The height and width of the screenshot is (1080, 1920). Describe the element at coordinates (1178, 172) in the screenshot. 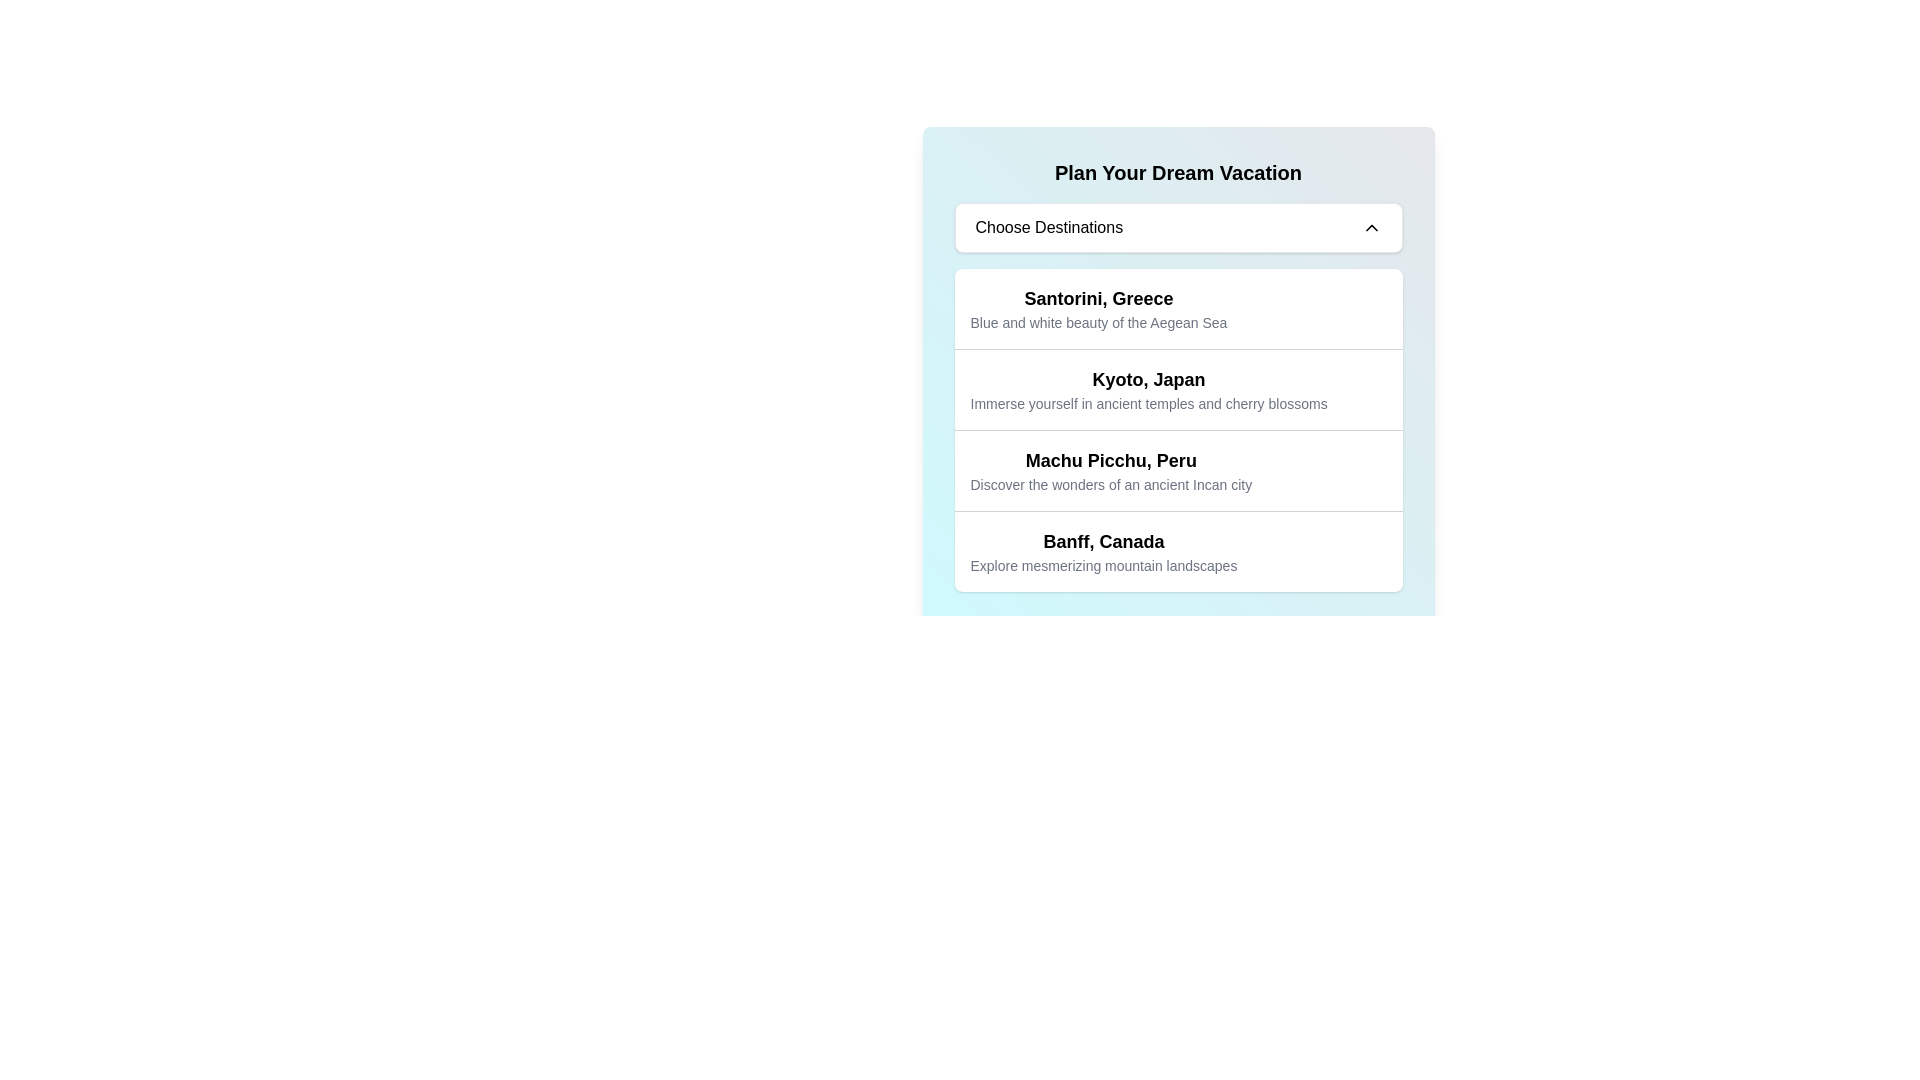

I see `the static text header that serves as the title for the card layout, located at the top center of the card` at that location.